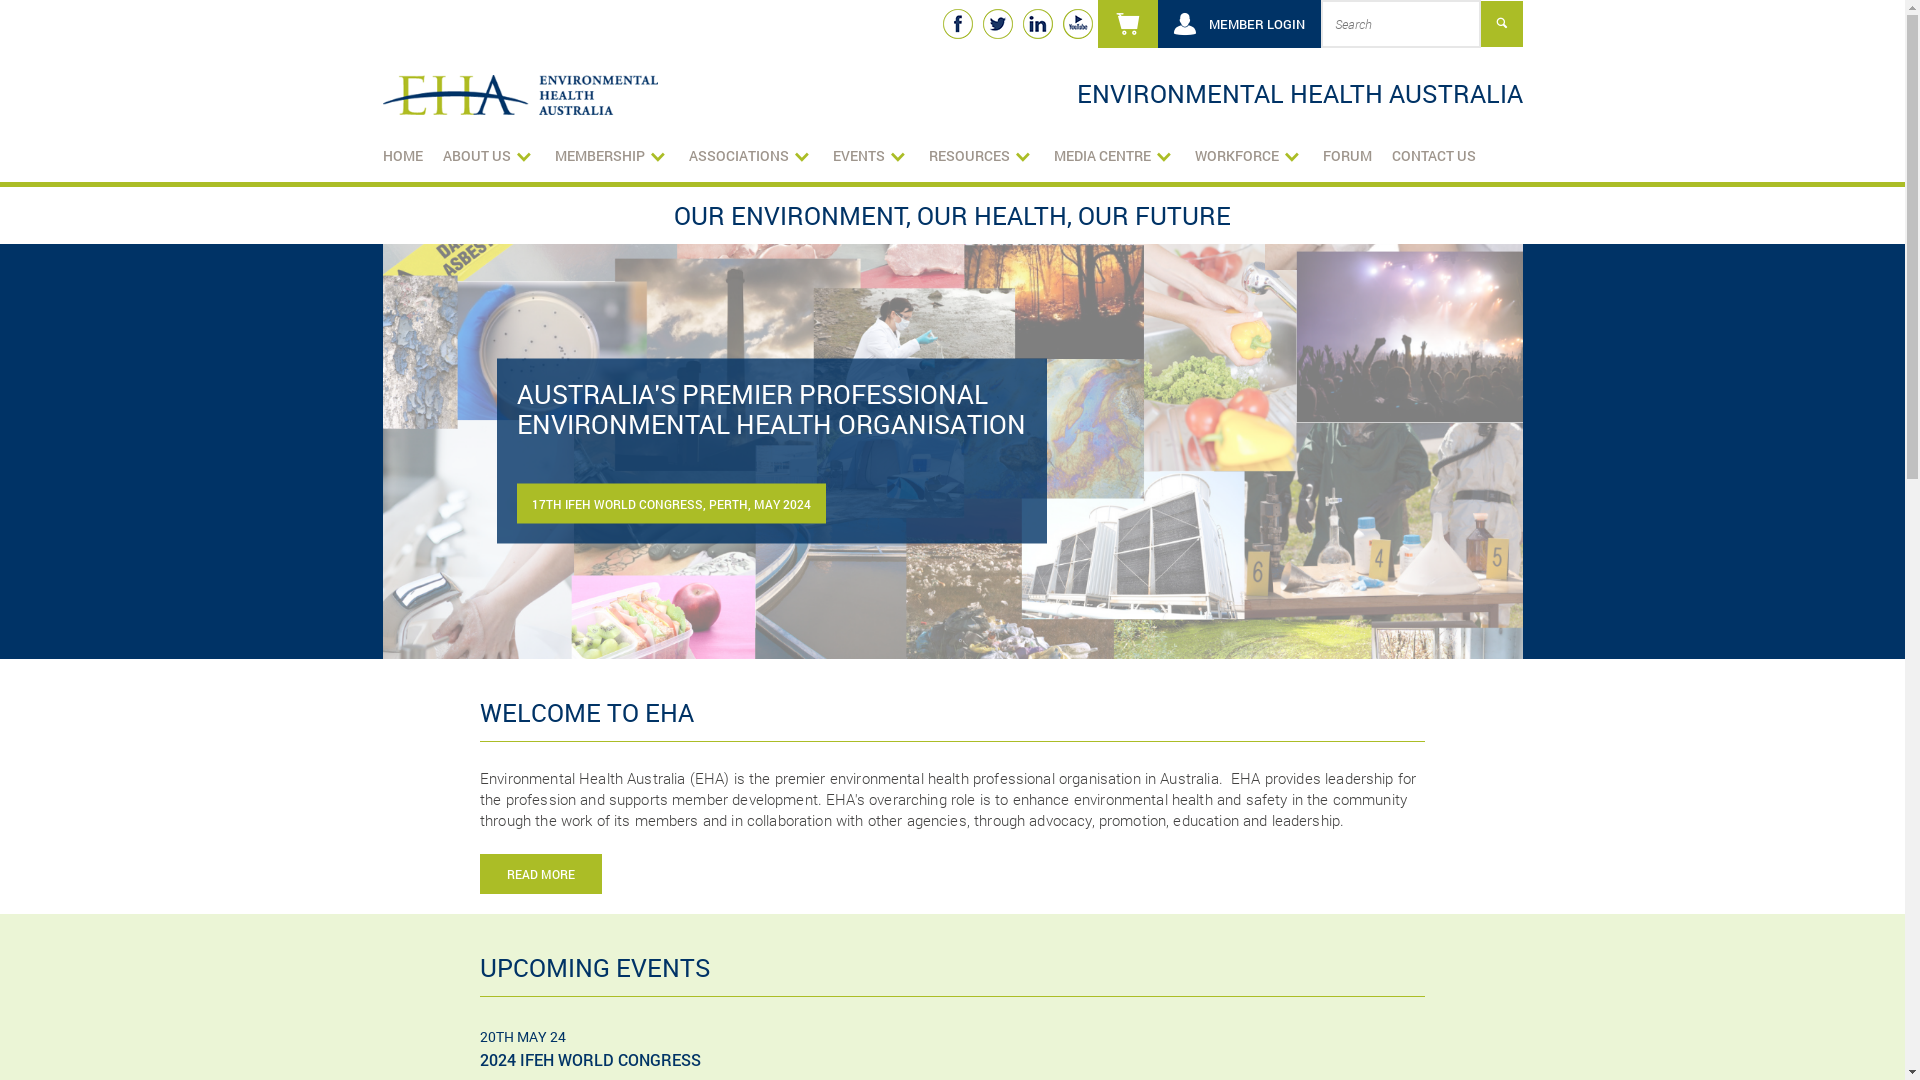 Image resolution: width=1920 pixels, height=1080 pixels. What do you see at coordinates (955, 23) in the screenshot?
I see `'Facebook'` at bounding box center [955, 23].